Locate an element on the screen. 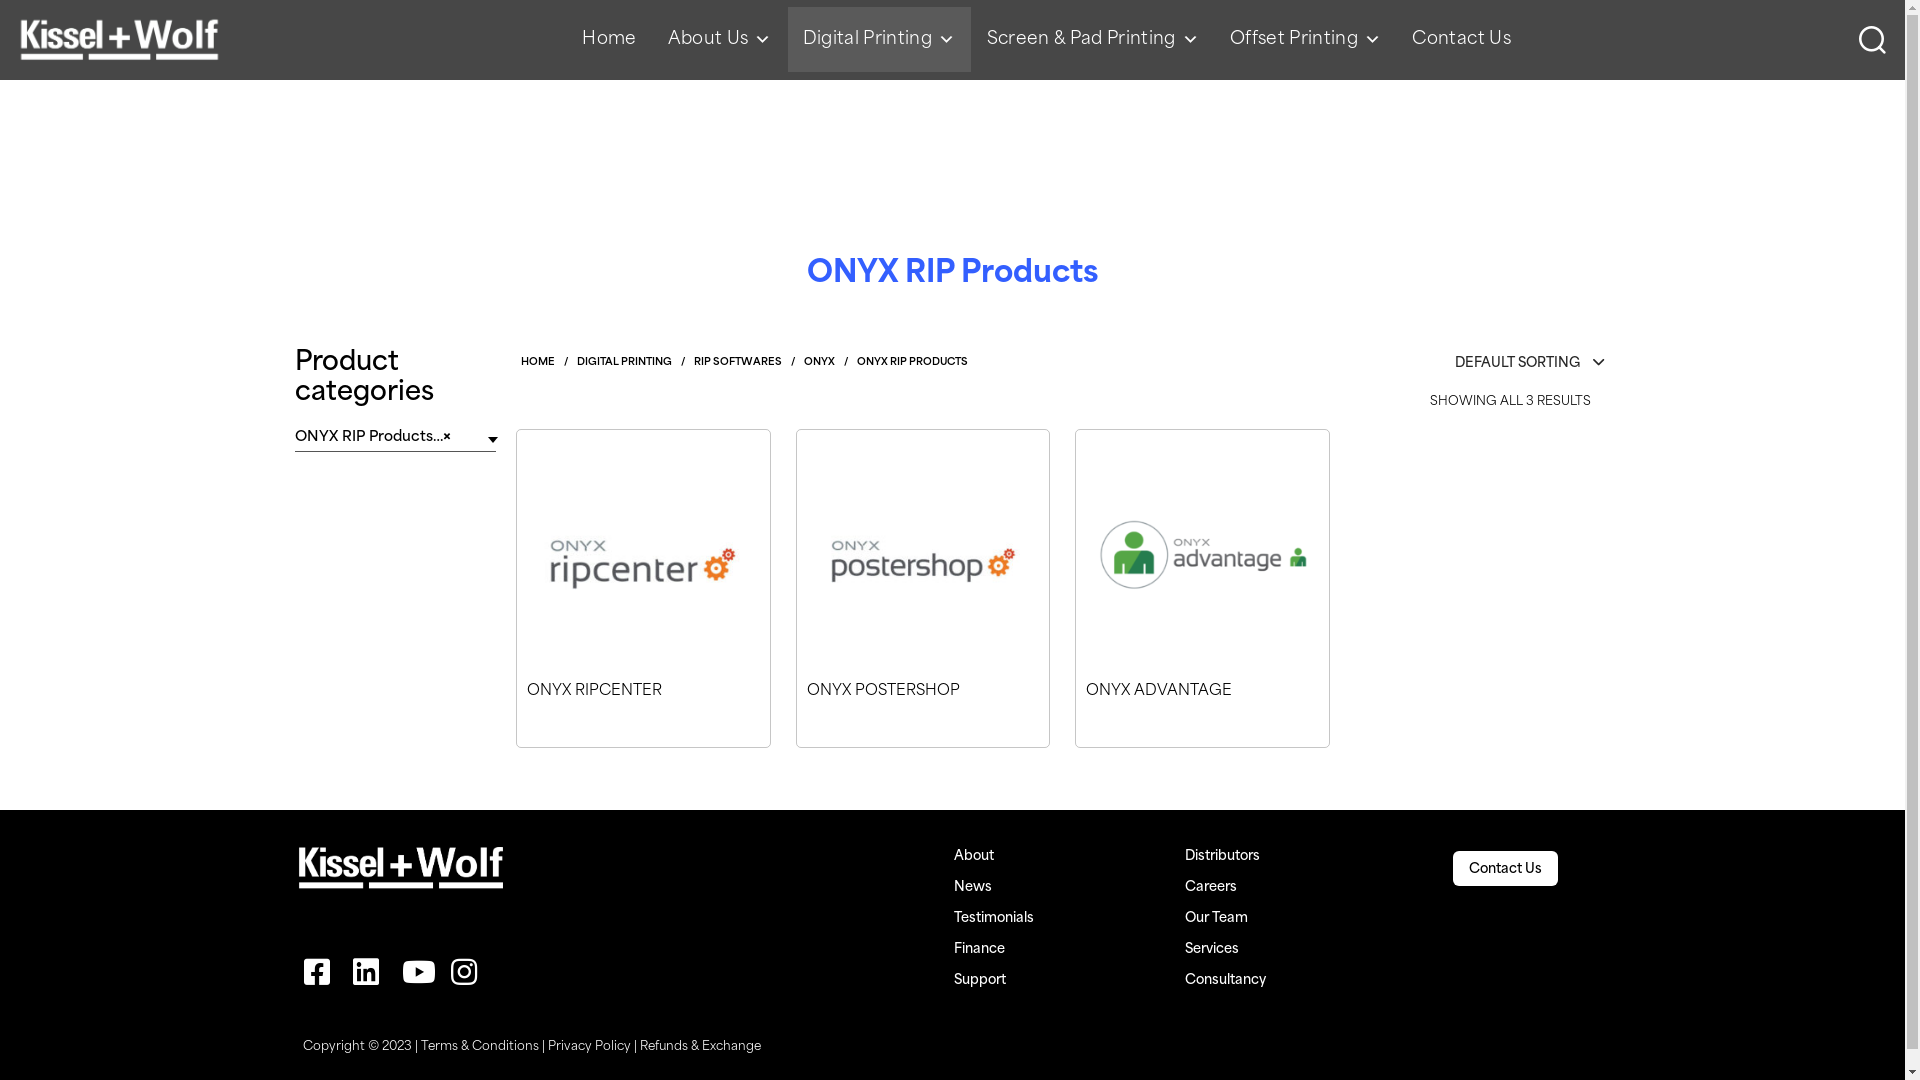 The width and height of the screenshot is (1920, 1080). 'HOME' is located at coordinates (521, 362).